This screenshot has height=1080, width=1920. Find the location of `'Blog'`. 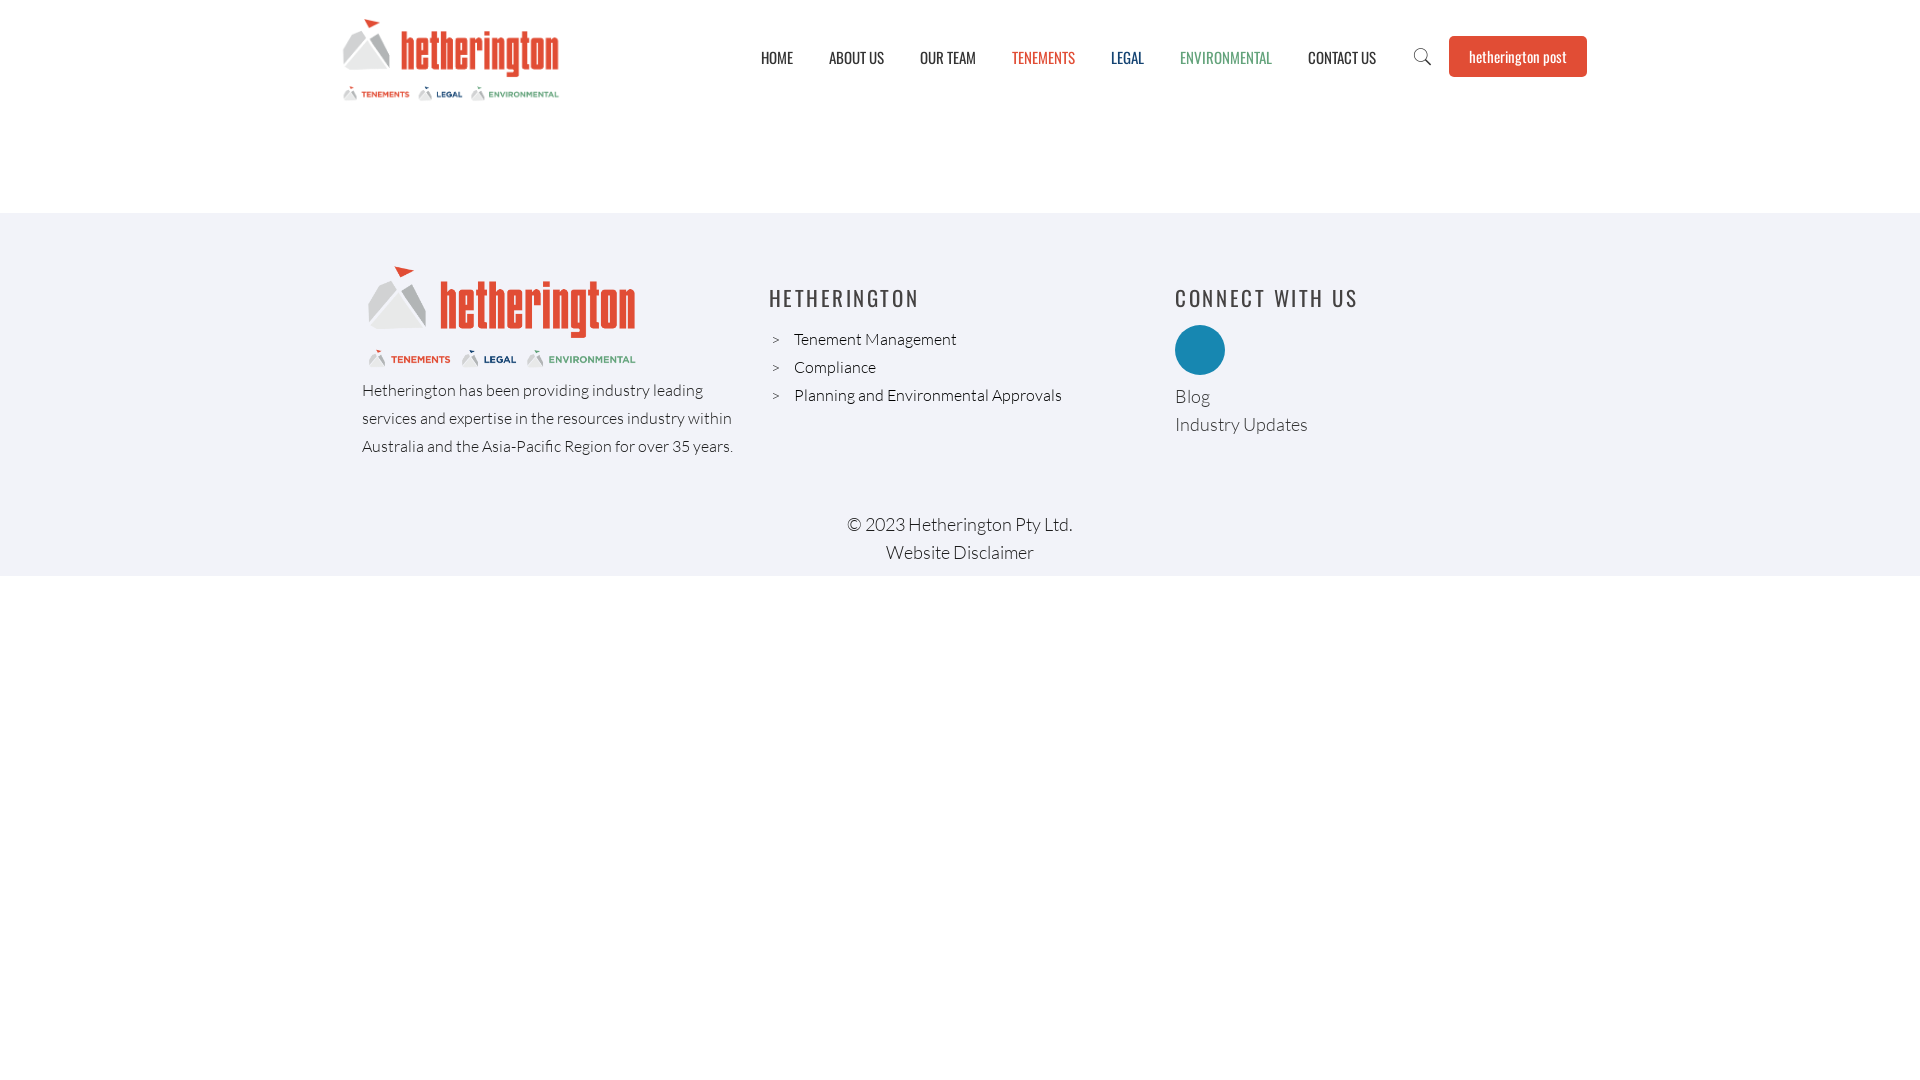

'Blog' is located at coordinates (1192, 396).